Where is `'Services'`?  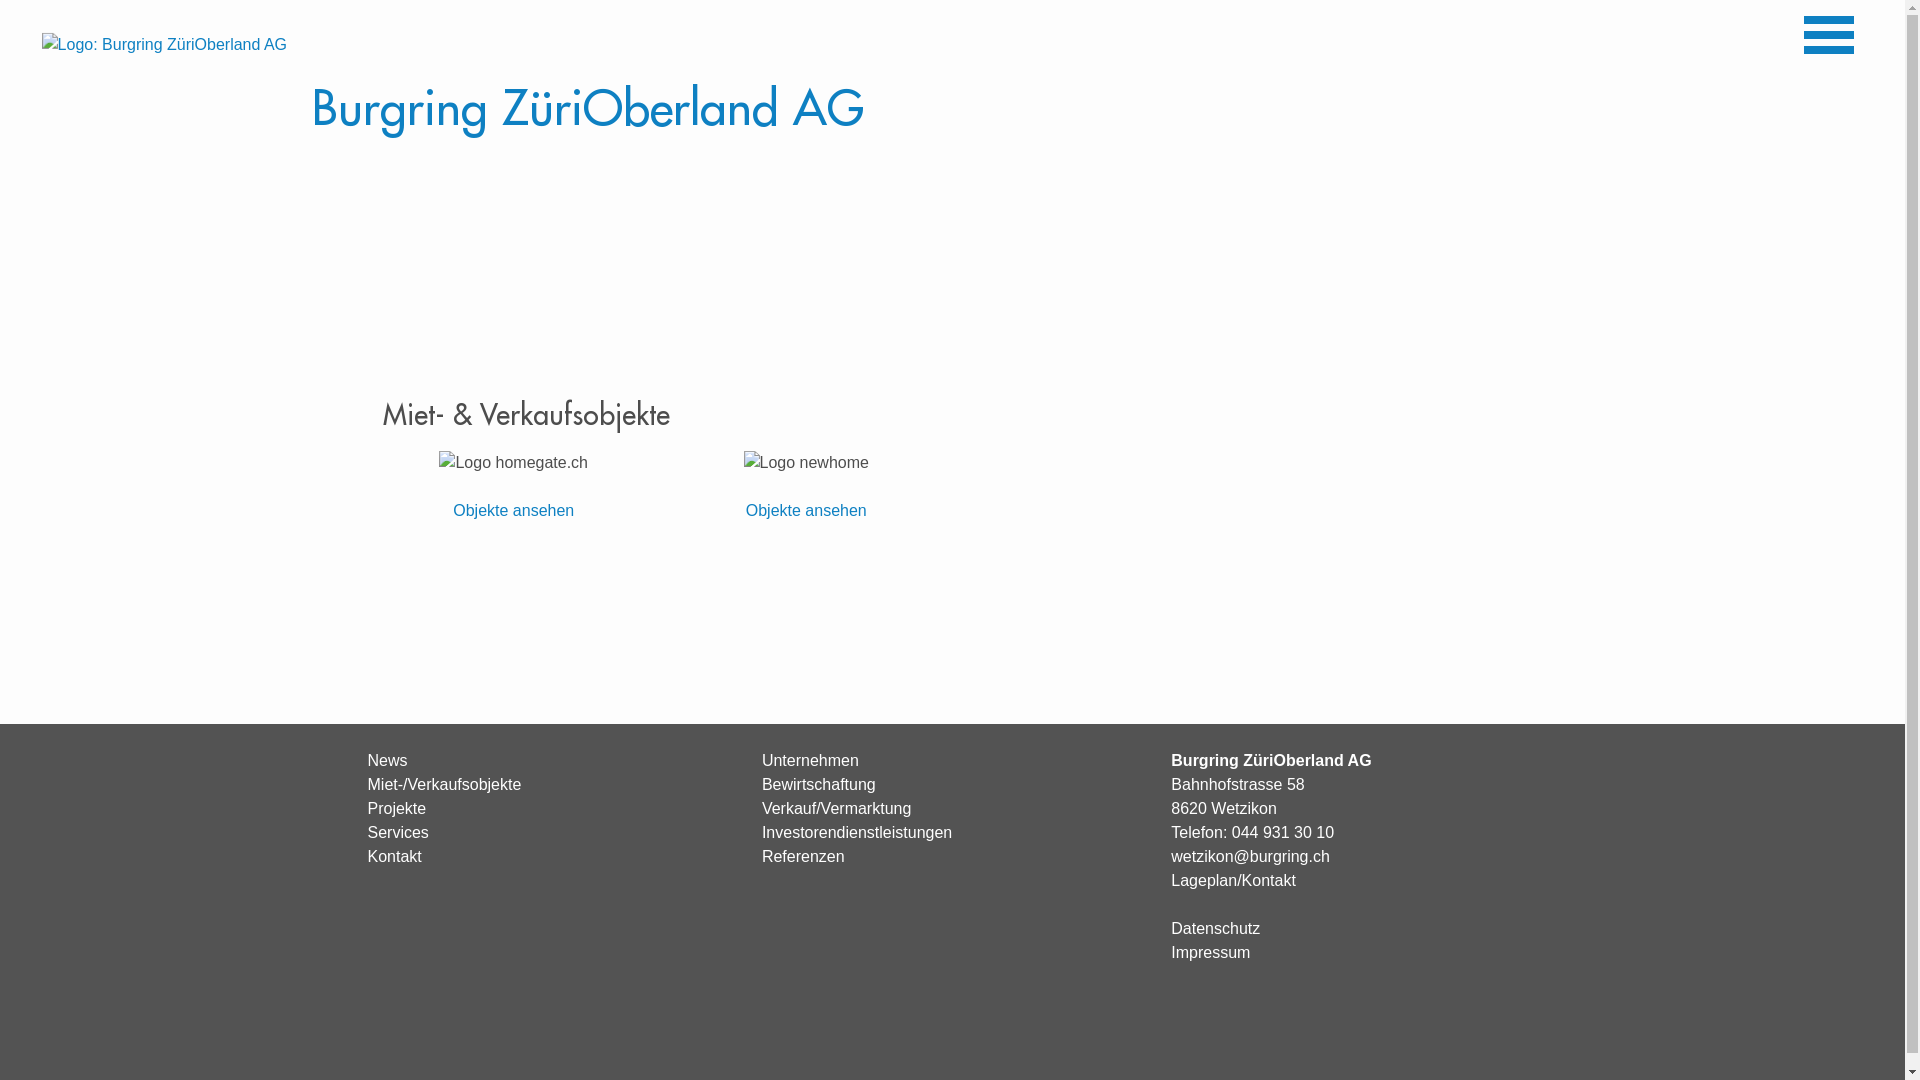
'Services' is located at coordinates (398, 832).